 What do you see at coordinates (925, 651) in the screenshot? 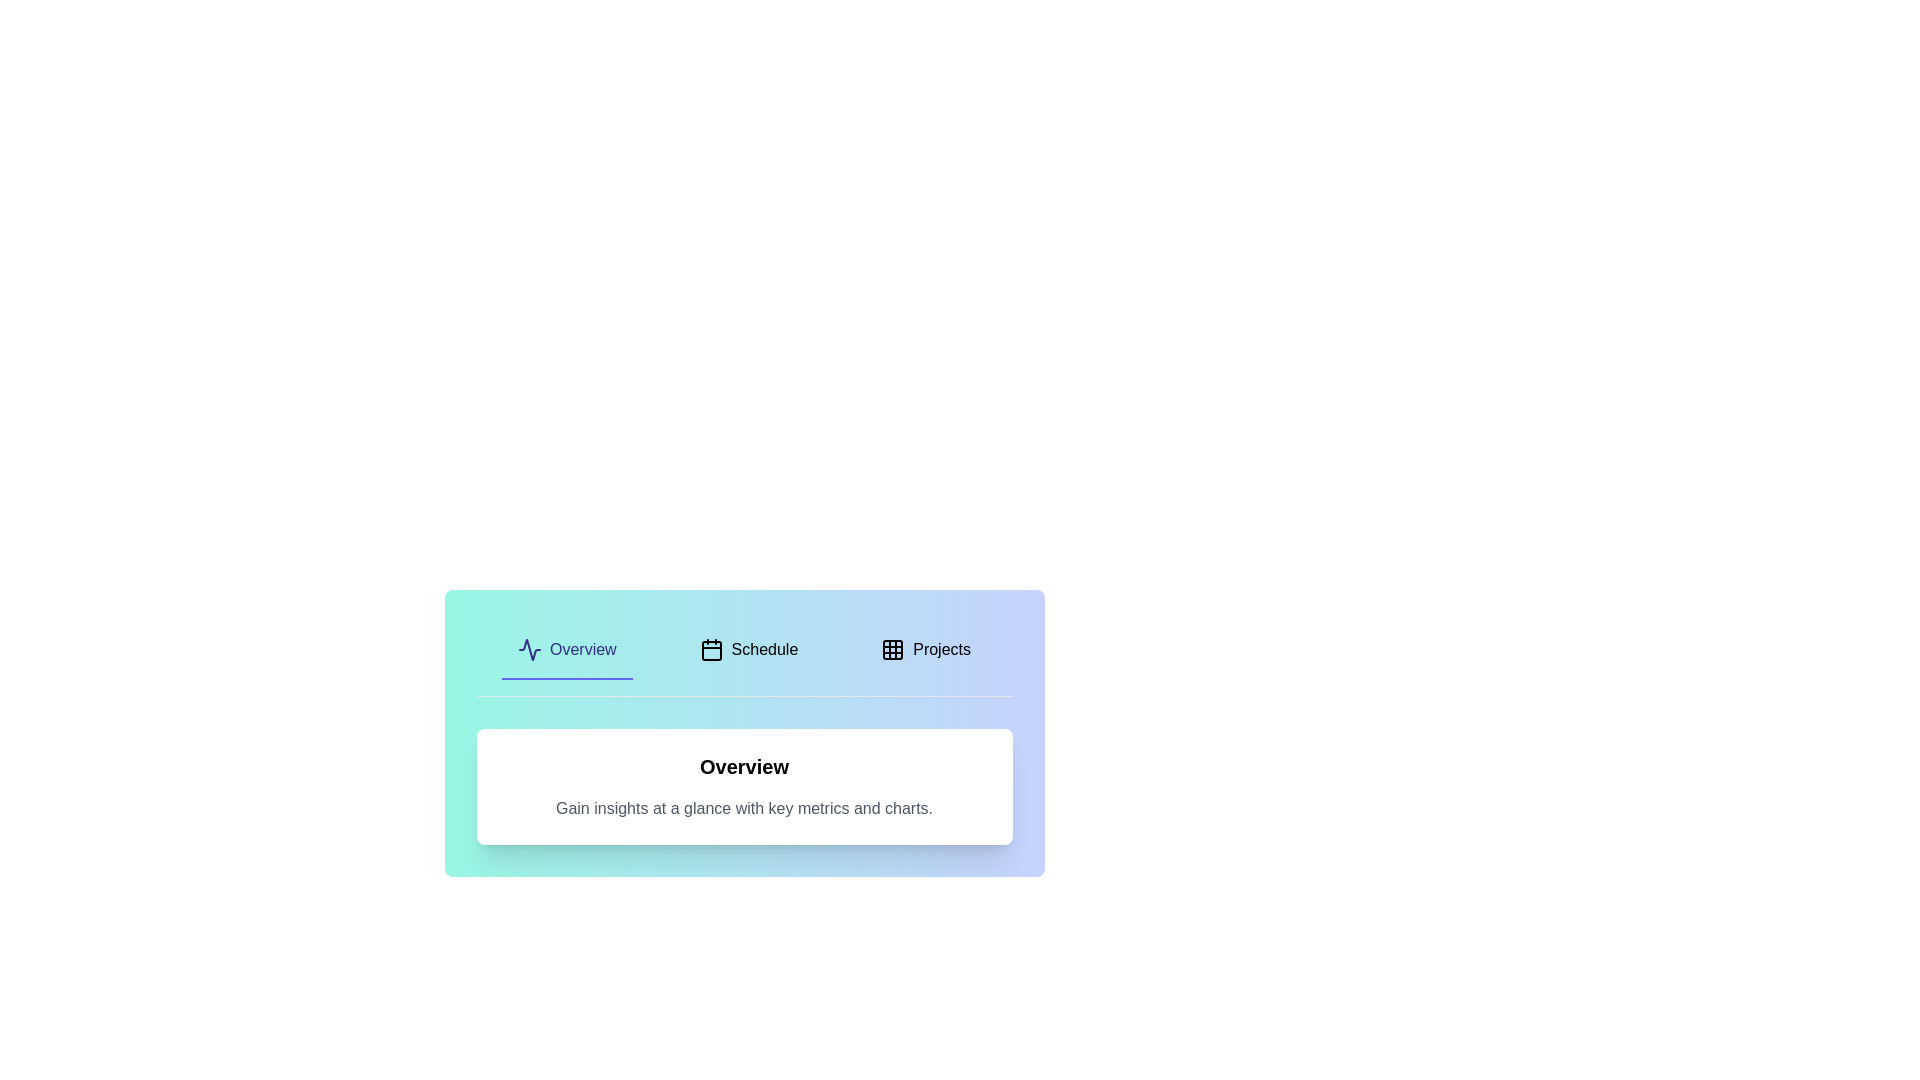
I see `the Projects tab` at bounding box center [925, 651].